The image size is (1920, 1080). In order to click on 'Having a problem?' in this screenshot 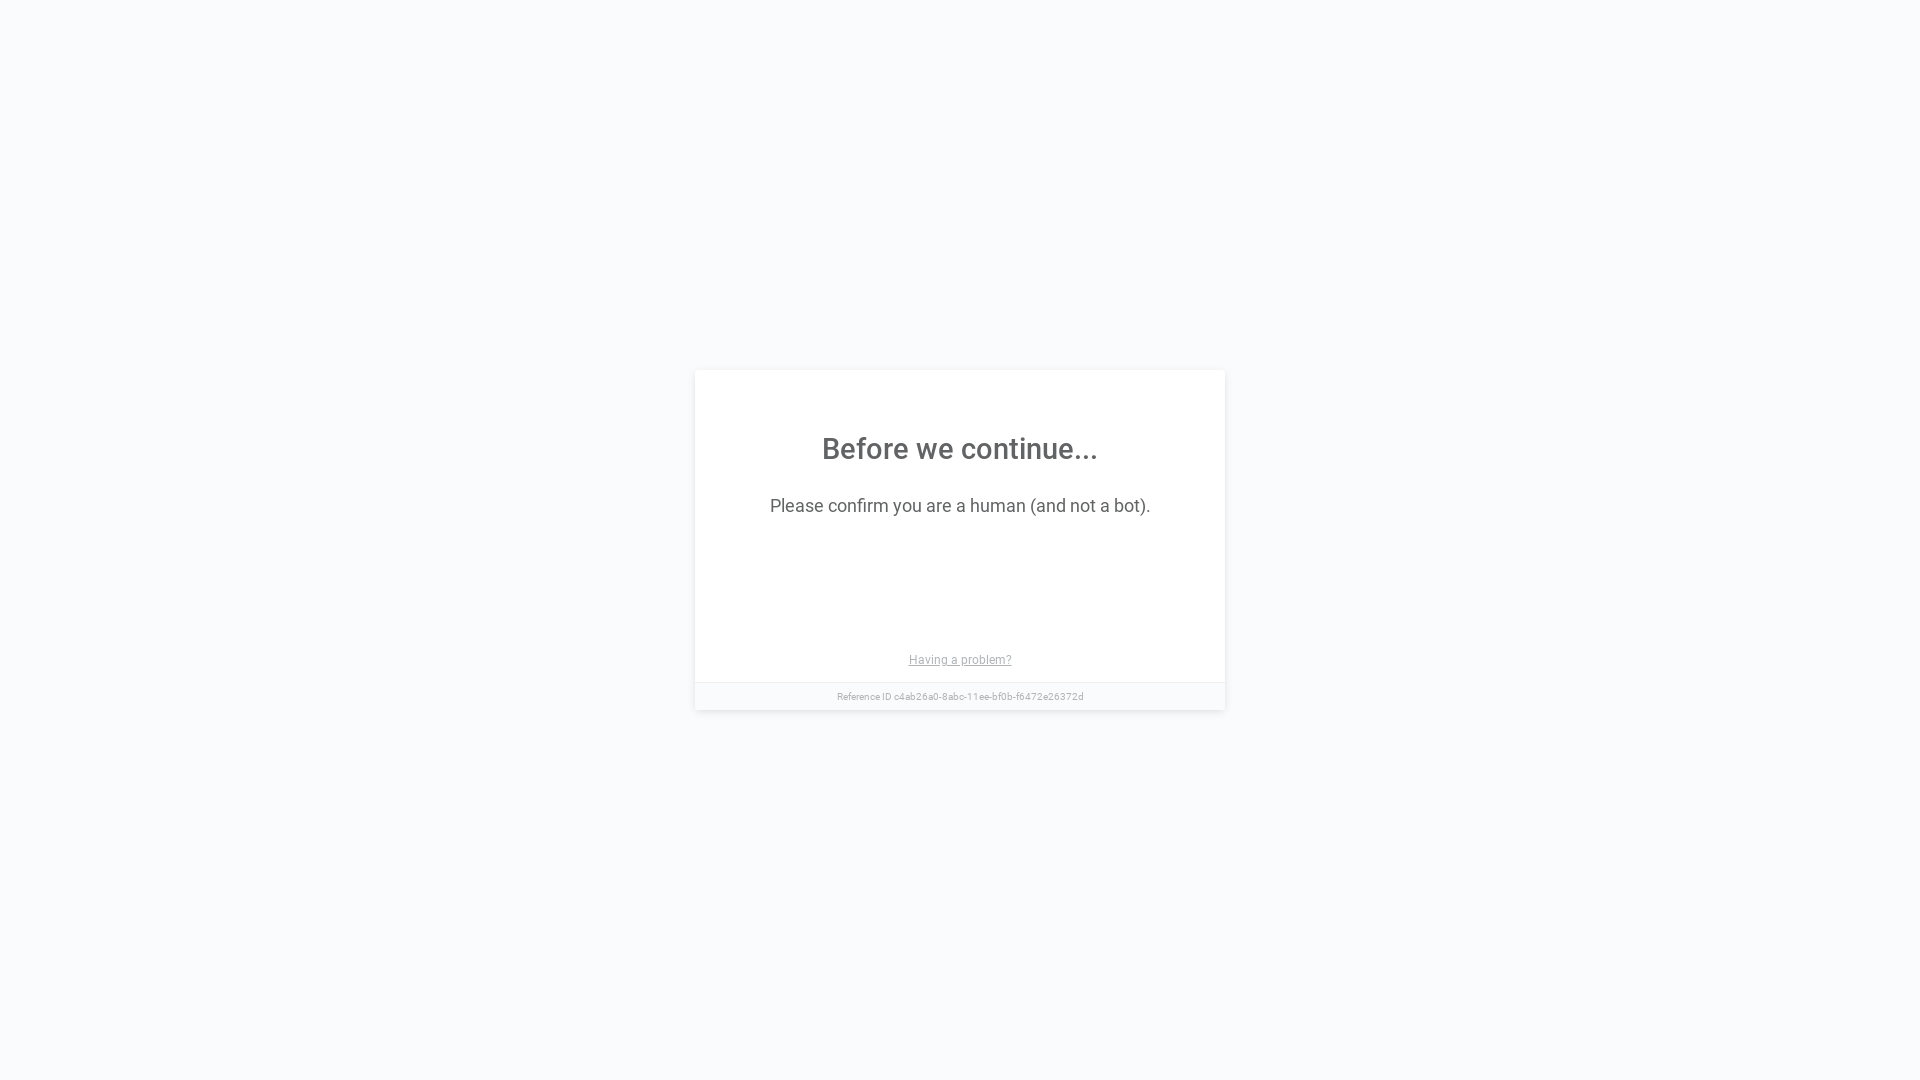, I will do `click(958, 659)`.